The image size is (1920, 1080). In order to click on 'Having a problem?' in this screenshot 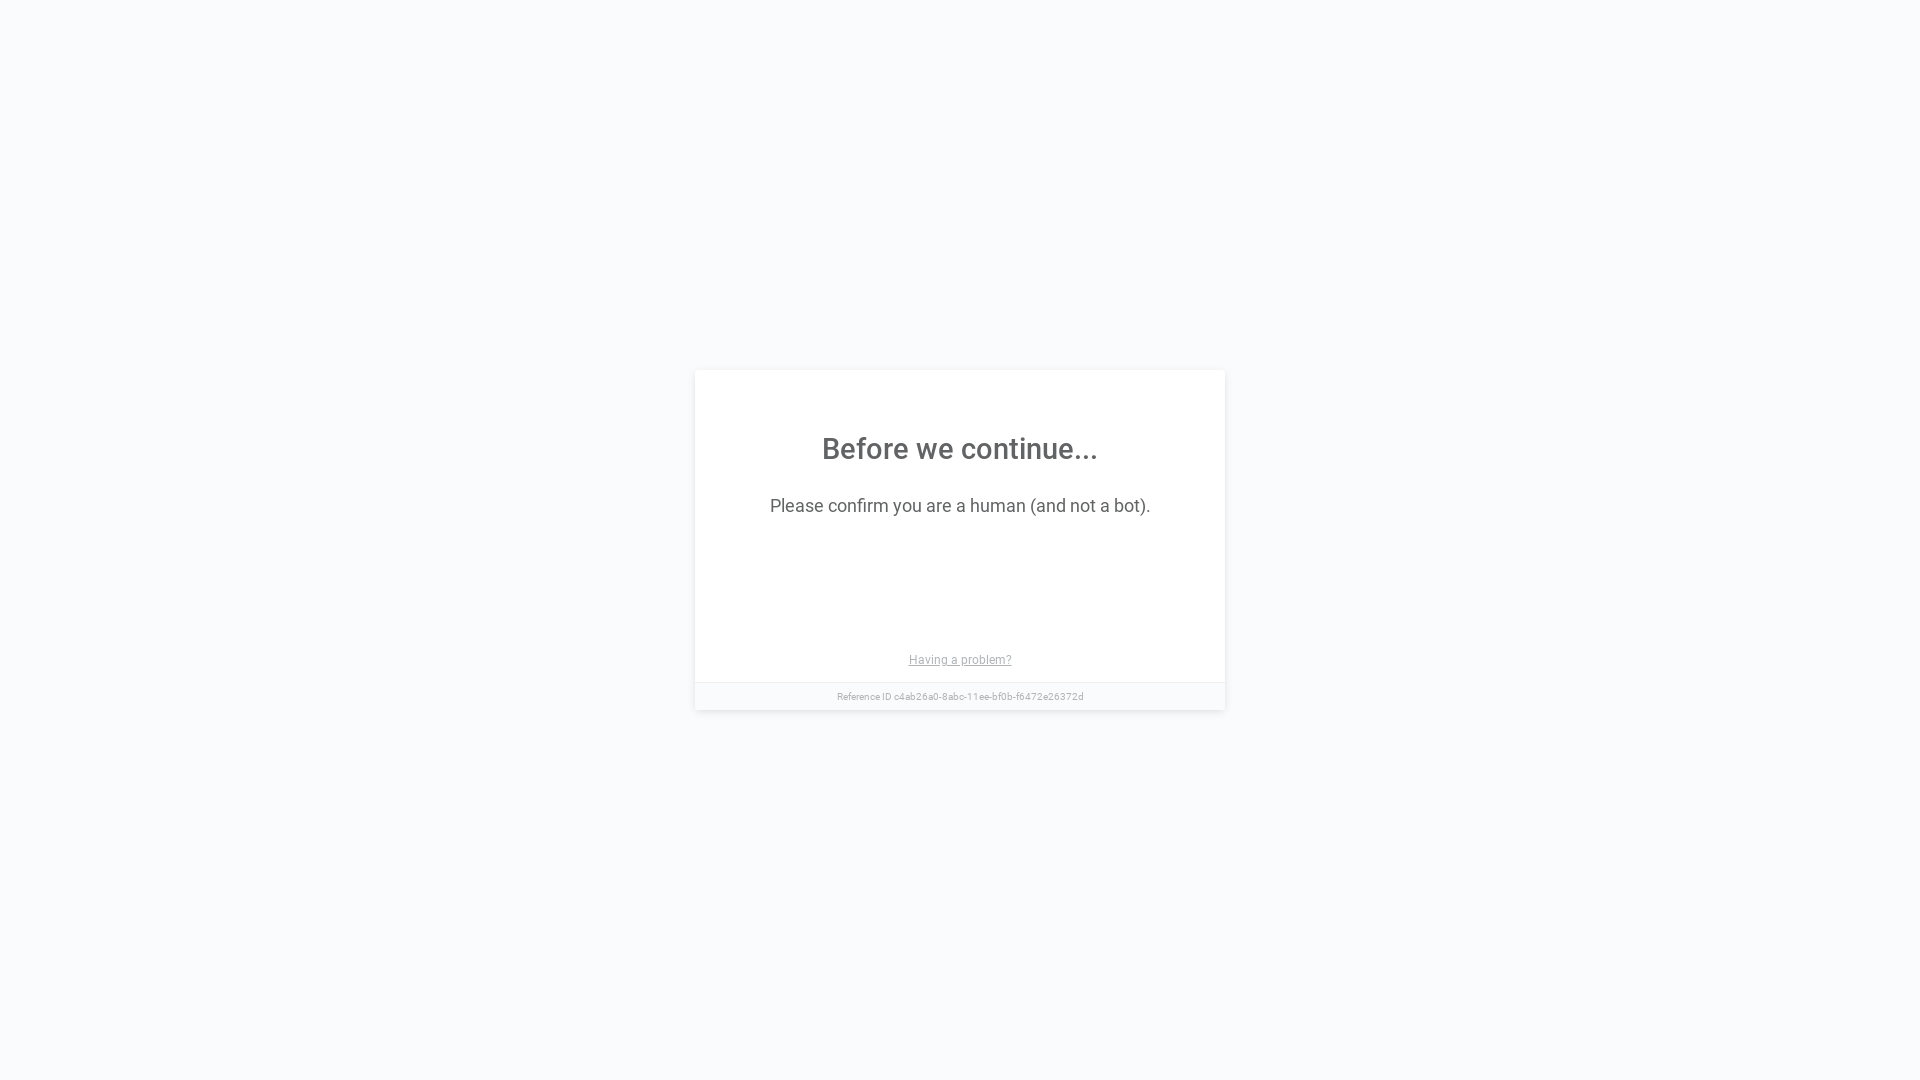, I will do `click(958, 659)`.